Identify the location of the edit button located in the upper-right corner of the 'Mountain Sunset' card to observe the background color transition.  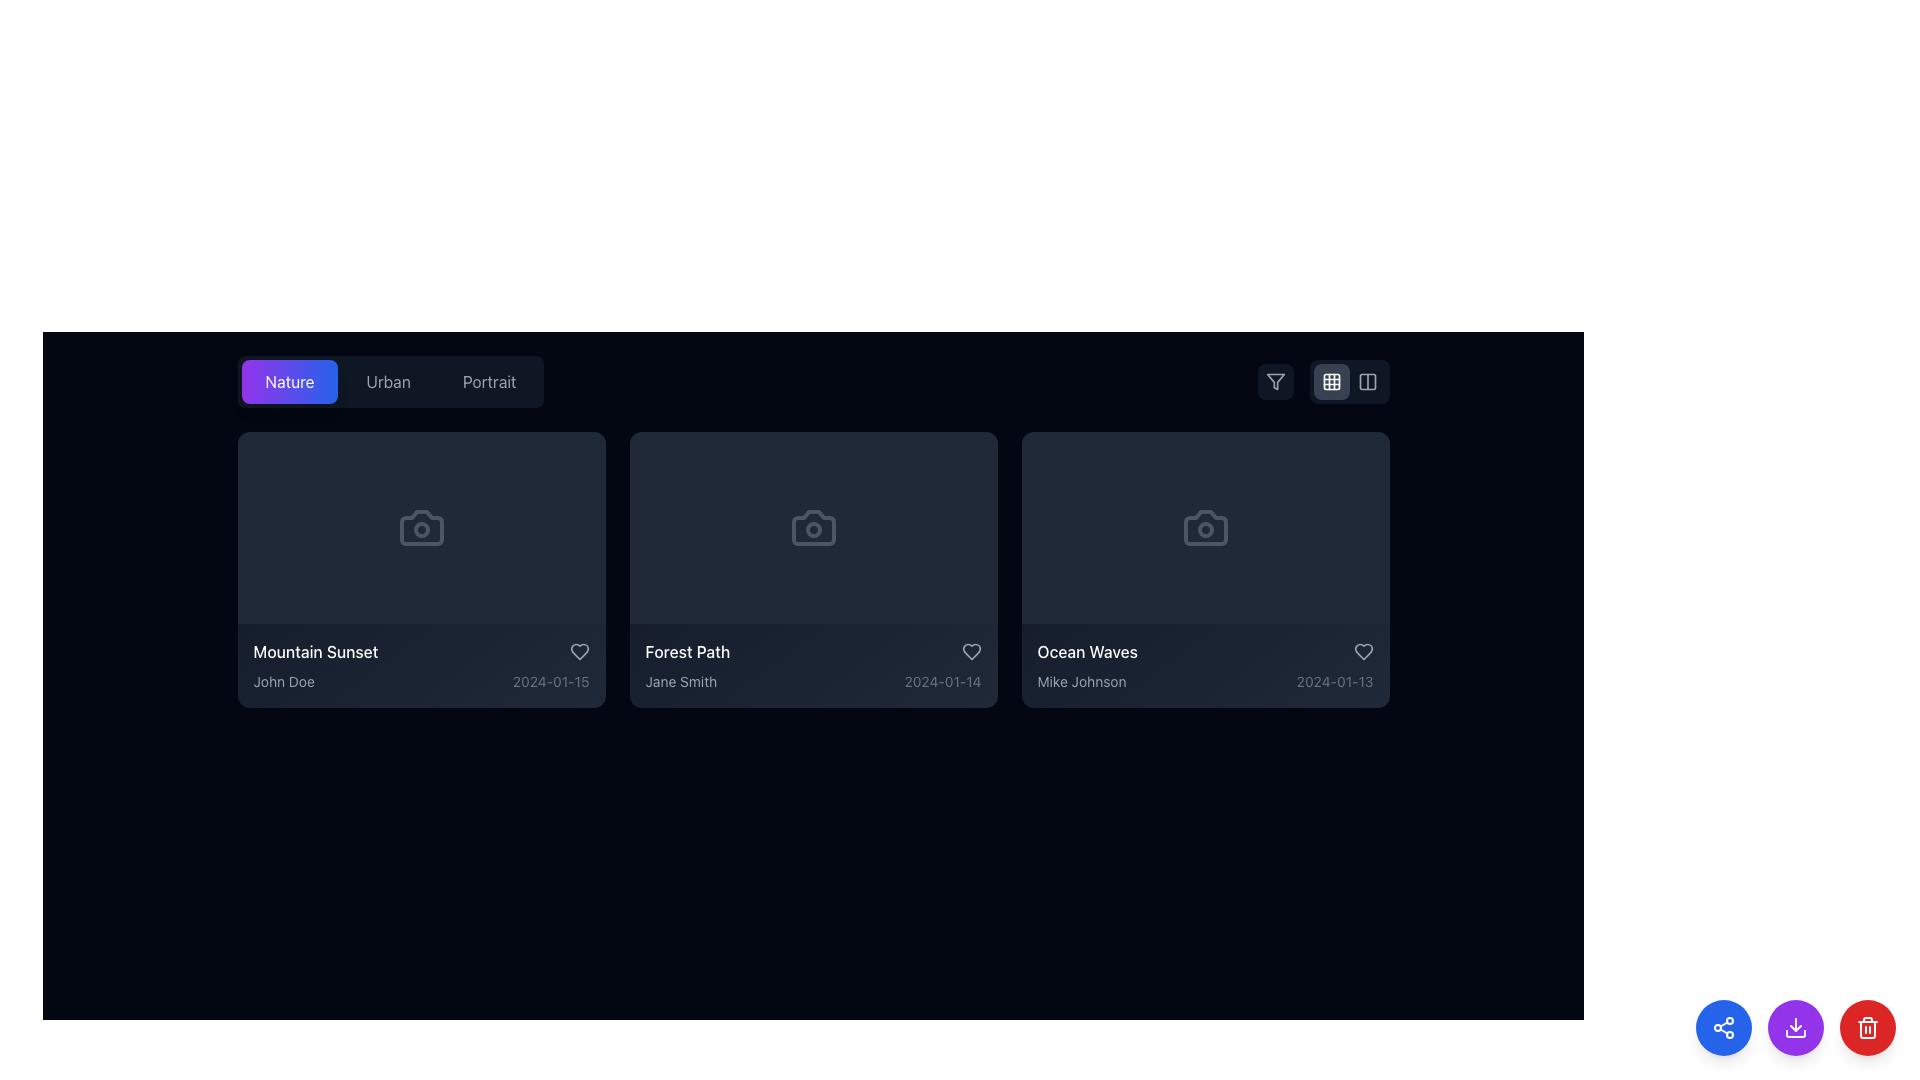
(580, 455).